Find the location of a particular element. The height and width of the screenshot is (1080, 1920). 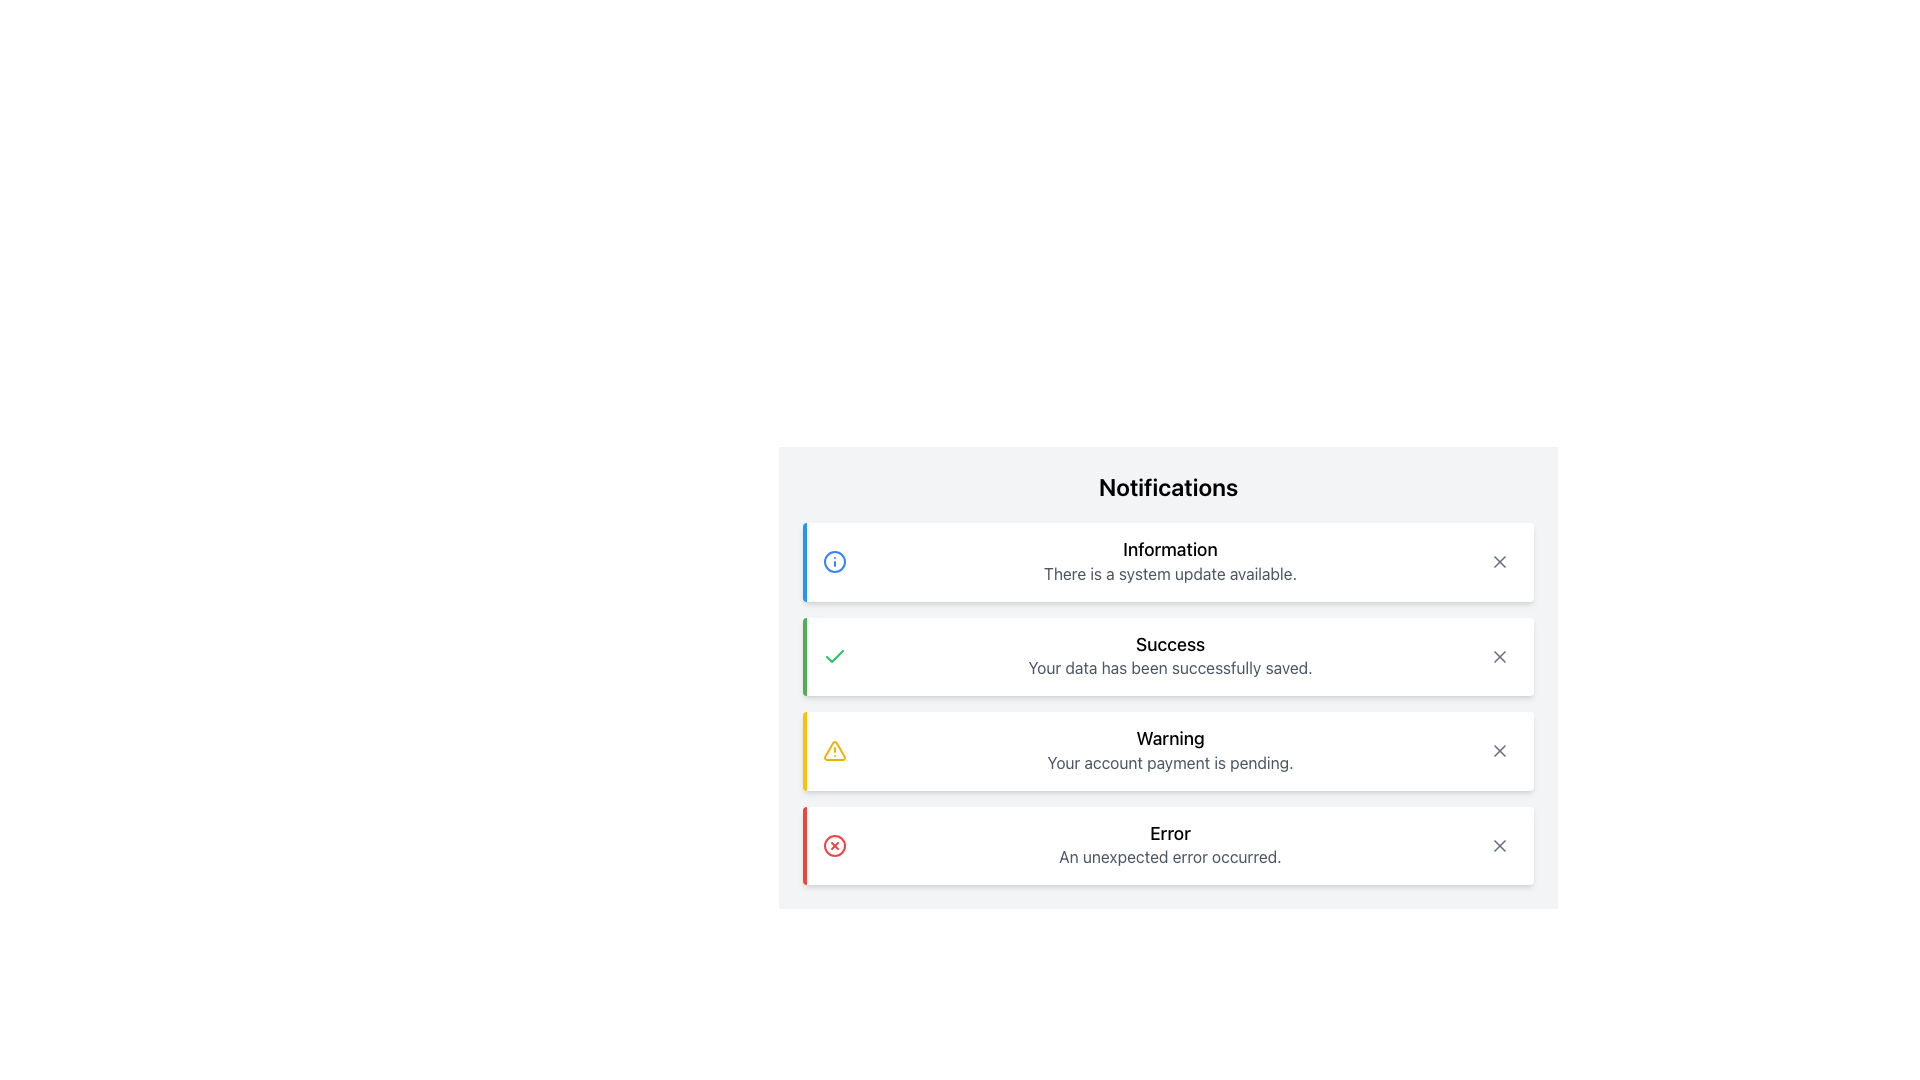

the 'X' icon in the top-right corner of the 'Warning' notification box is located at coordinates (1499, 751).